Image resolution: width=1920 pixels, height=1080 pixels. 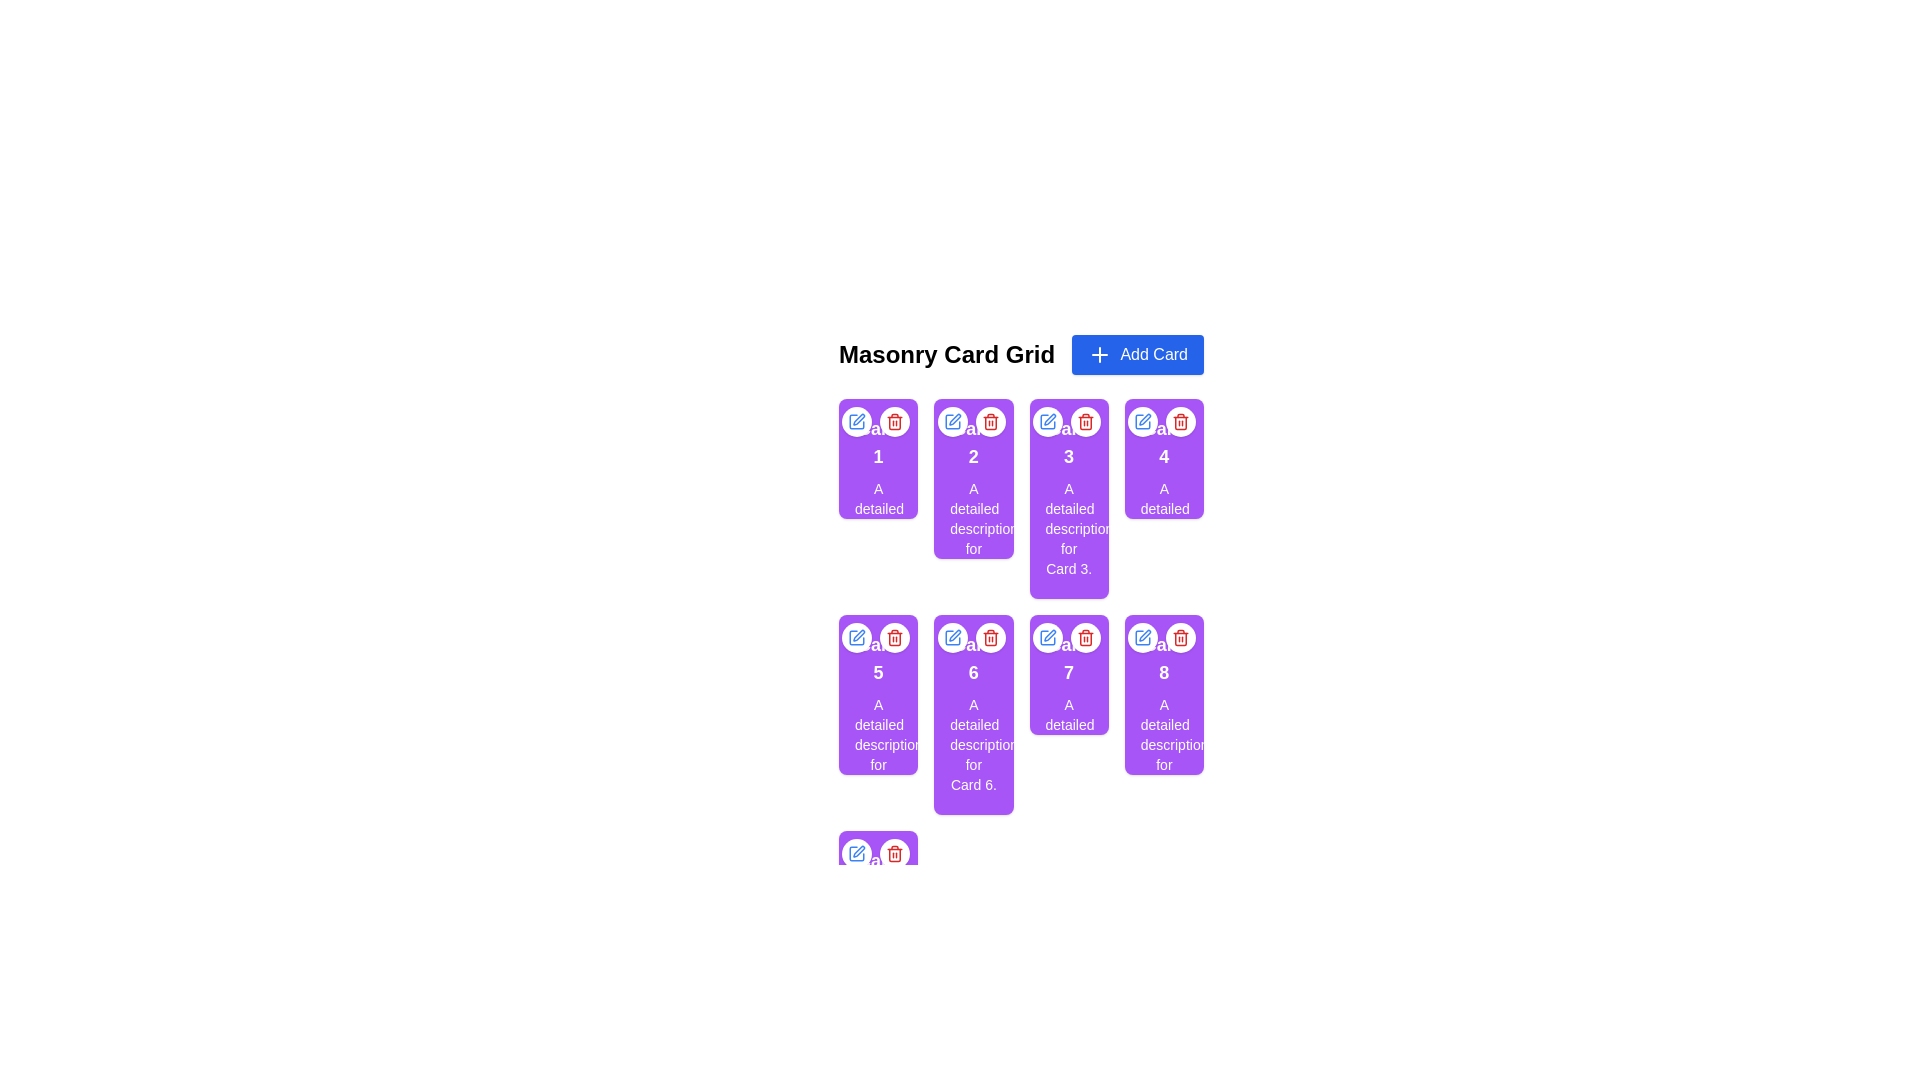 What do you see at coordinates (894, 637) in the screenshot?
I see `the delete icon button located in the top-right corner of the card` at bounding box center [894, 637].